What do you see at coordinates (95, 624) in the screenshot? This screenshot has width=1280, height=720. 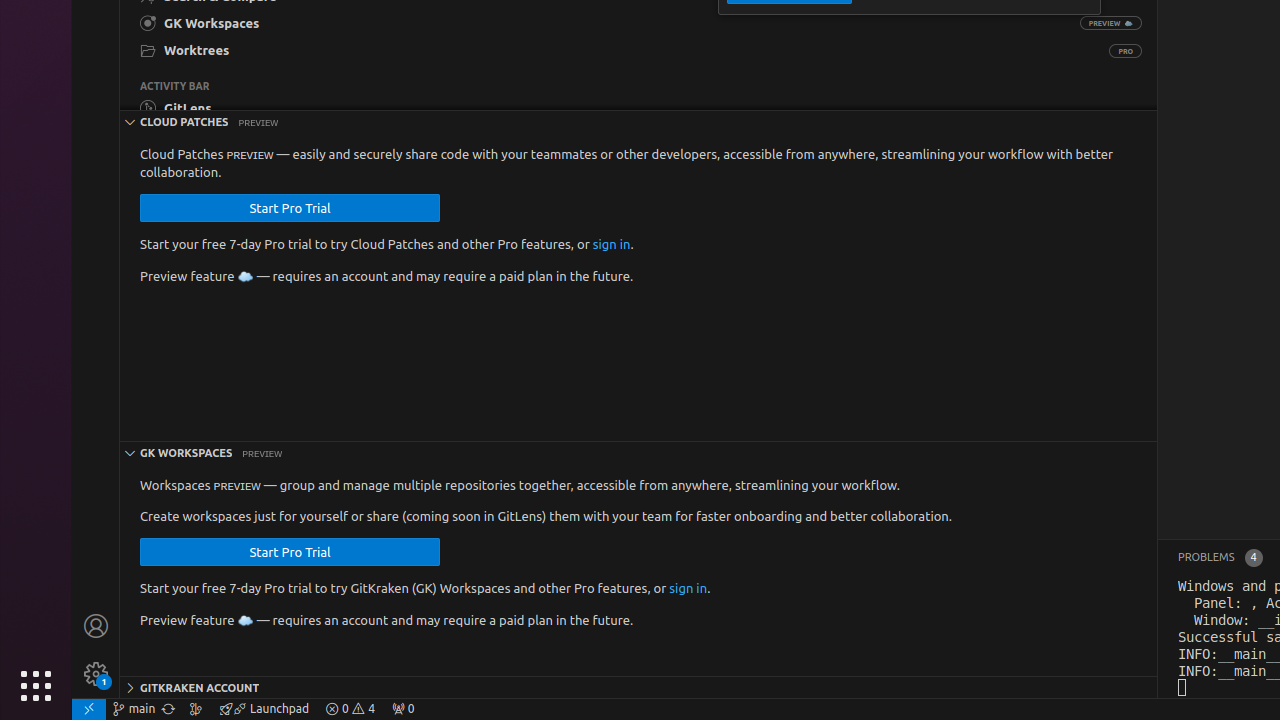 I see `'Accounts'` at bounding box center [95, 624].